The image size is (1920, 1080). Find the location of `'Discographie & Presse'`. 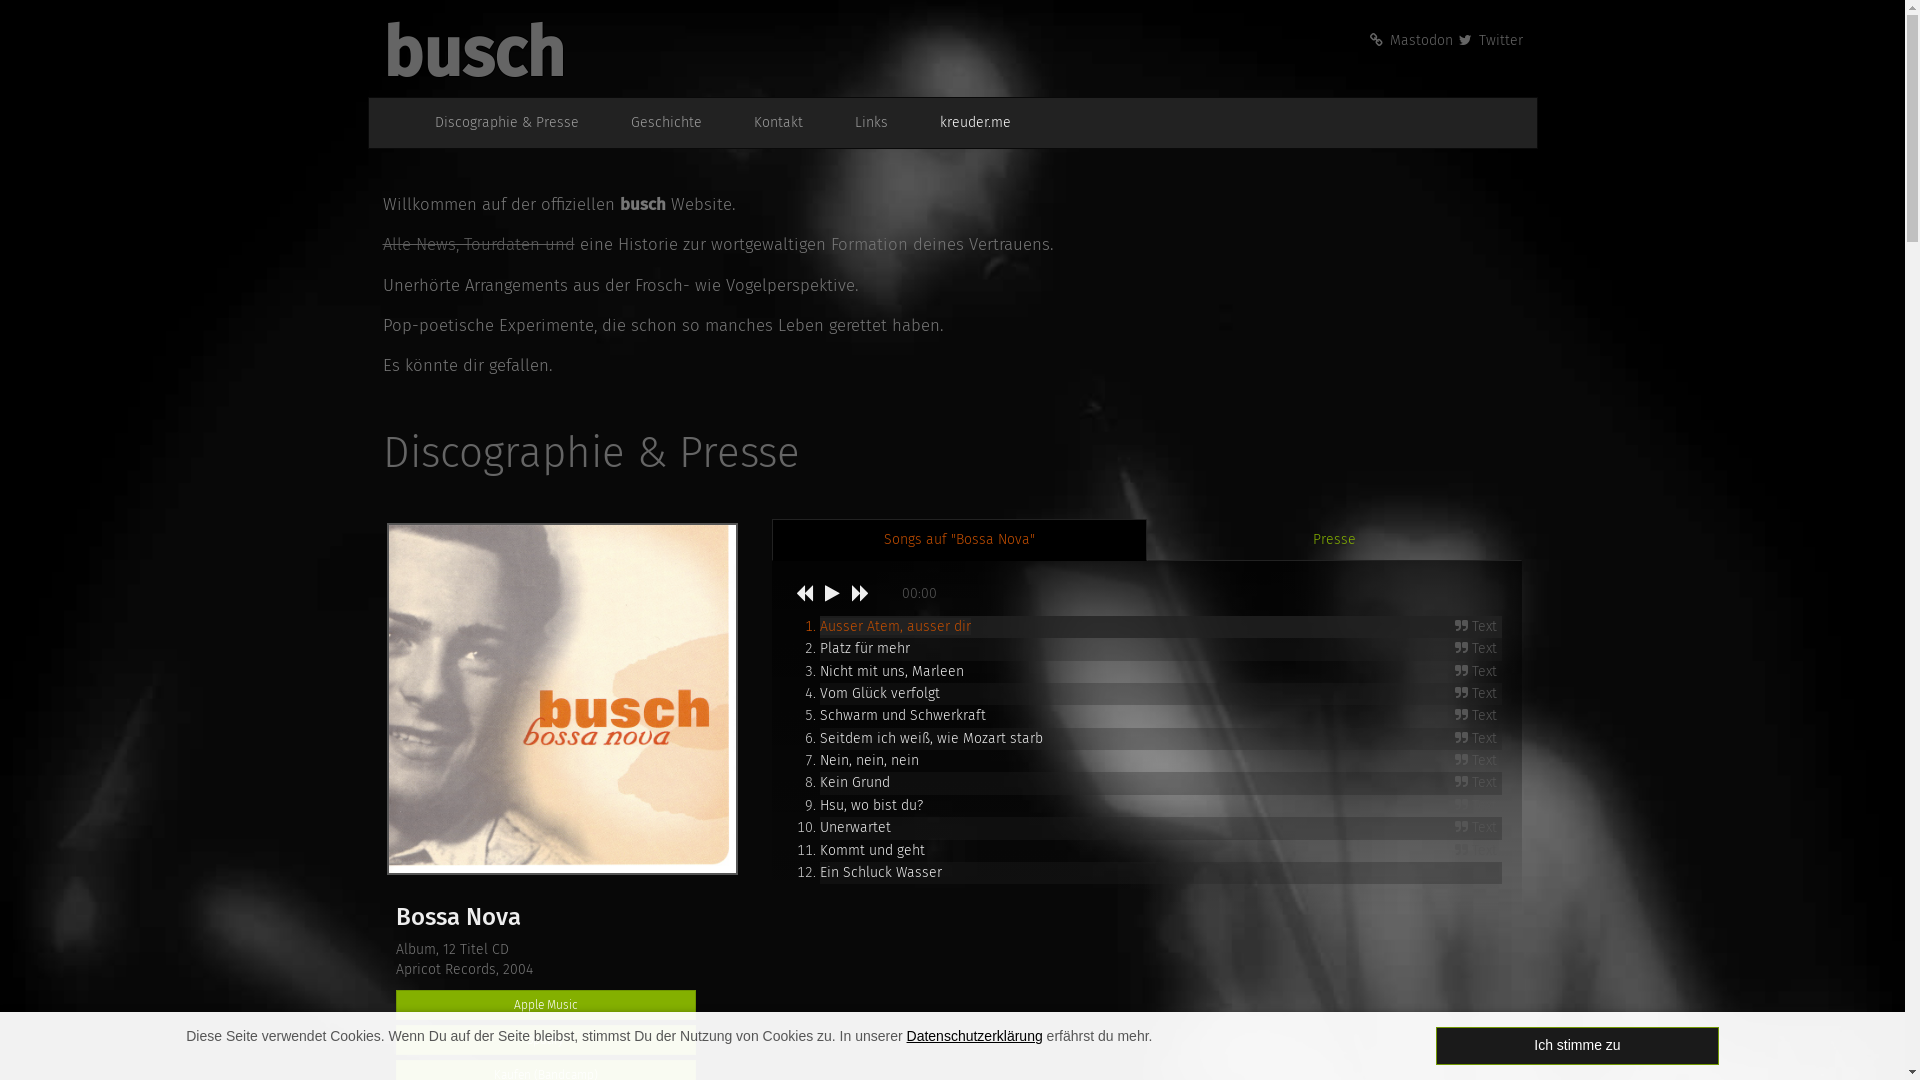

'Discographie & Presse' is located at coordinates (495, 123).